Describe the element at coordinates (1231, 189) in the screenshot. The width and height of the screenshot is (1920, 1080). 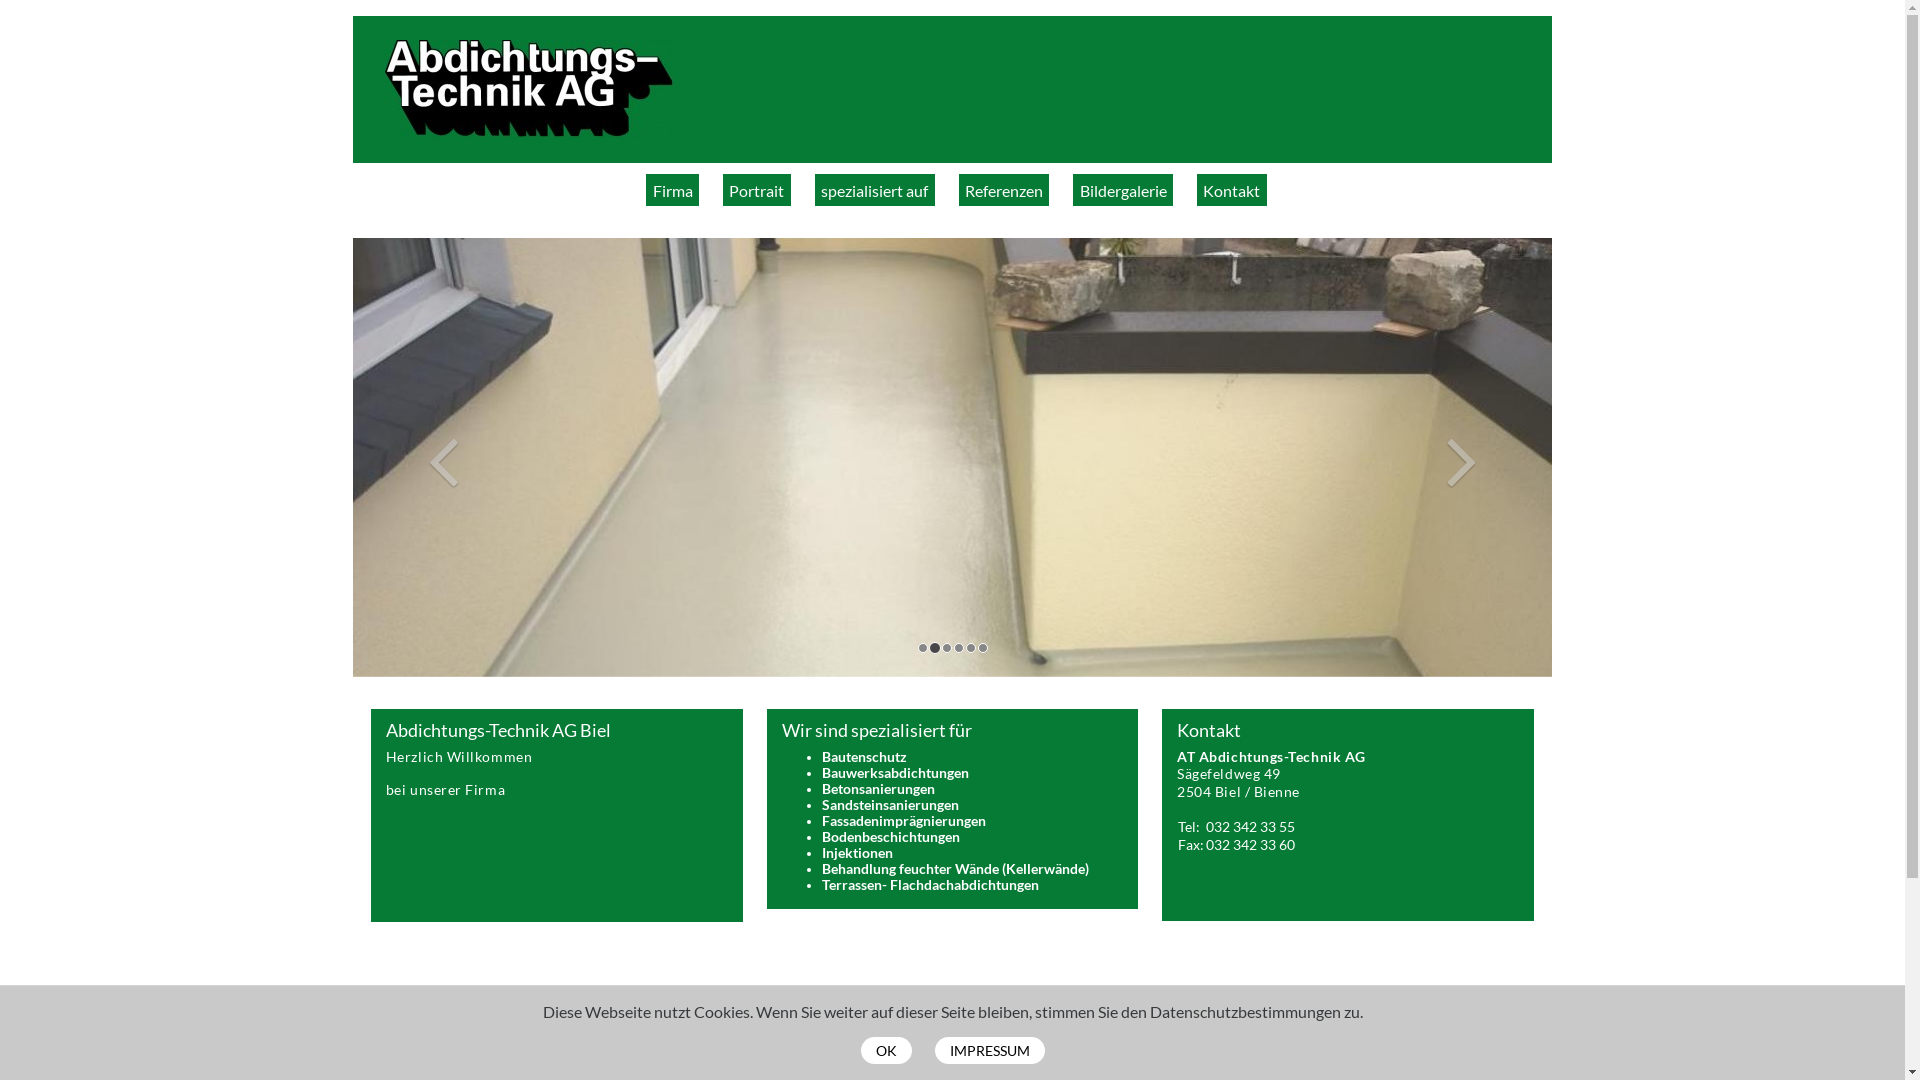
I see `'Kontakt'` at that location.